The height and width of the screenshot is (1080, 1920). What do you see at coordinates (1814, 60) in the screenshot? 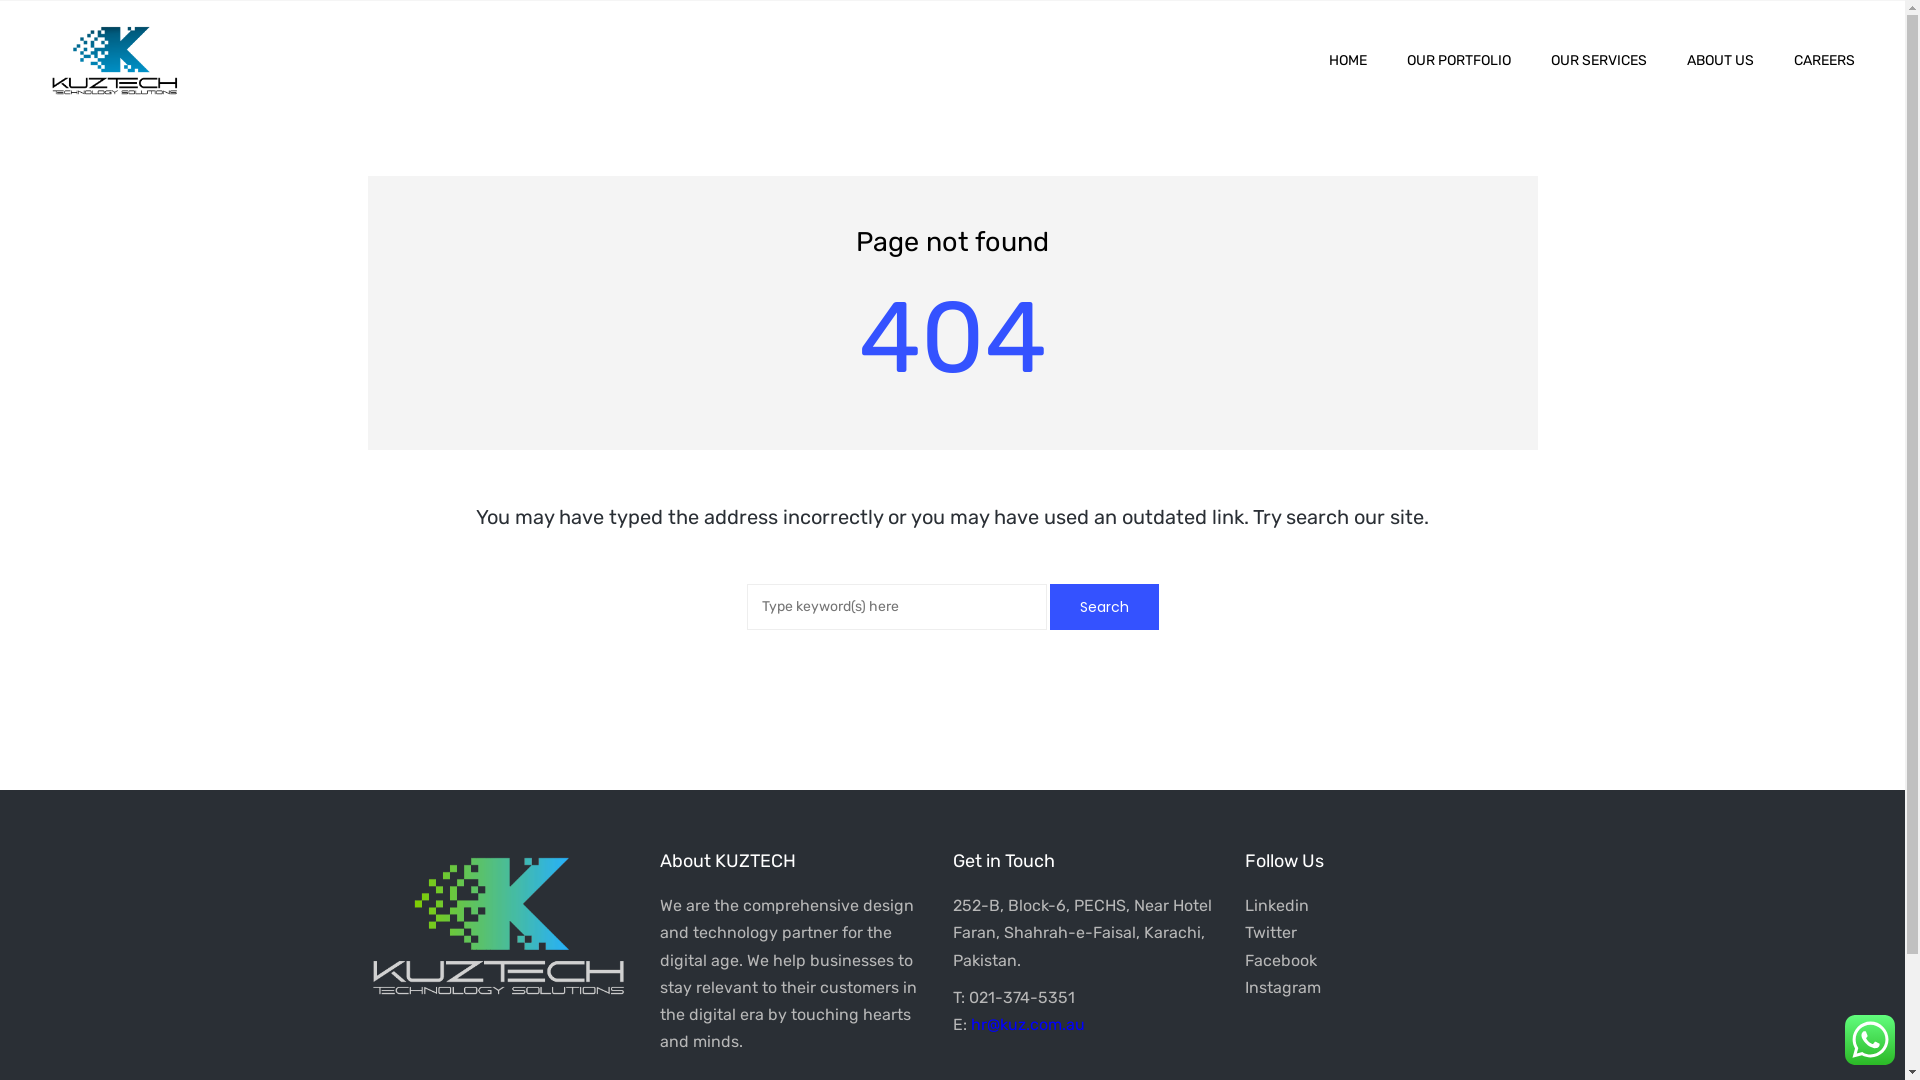
I see `'CAREERS'` at bounding box center [1814, 60].